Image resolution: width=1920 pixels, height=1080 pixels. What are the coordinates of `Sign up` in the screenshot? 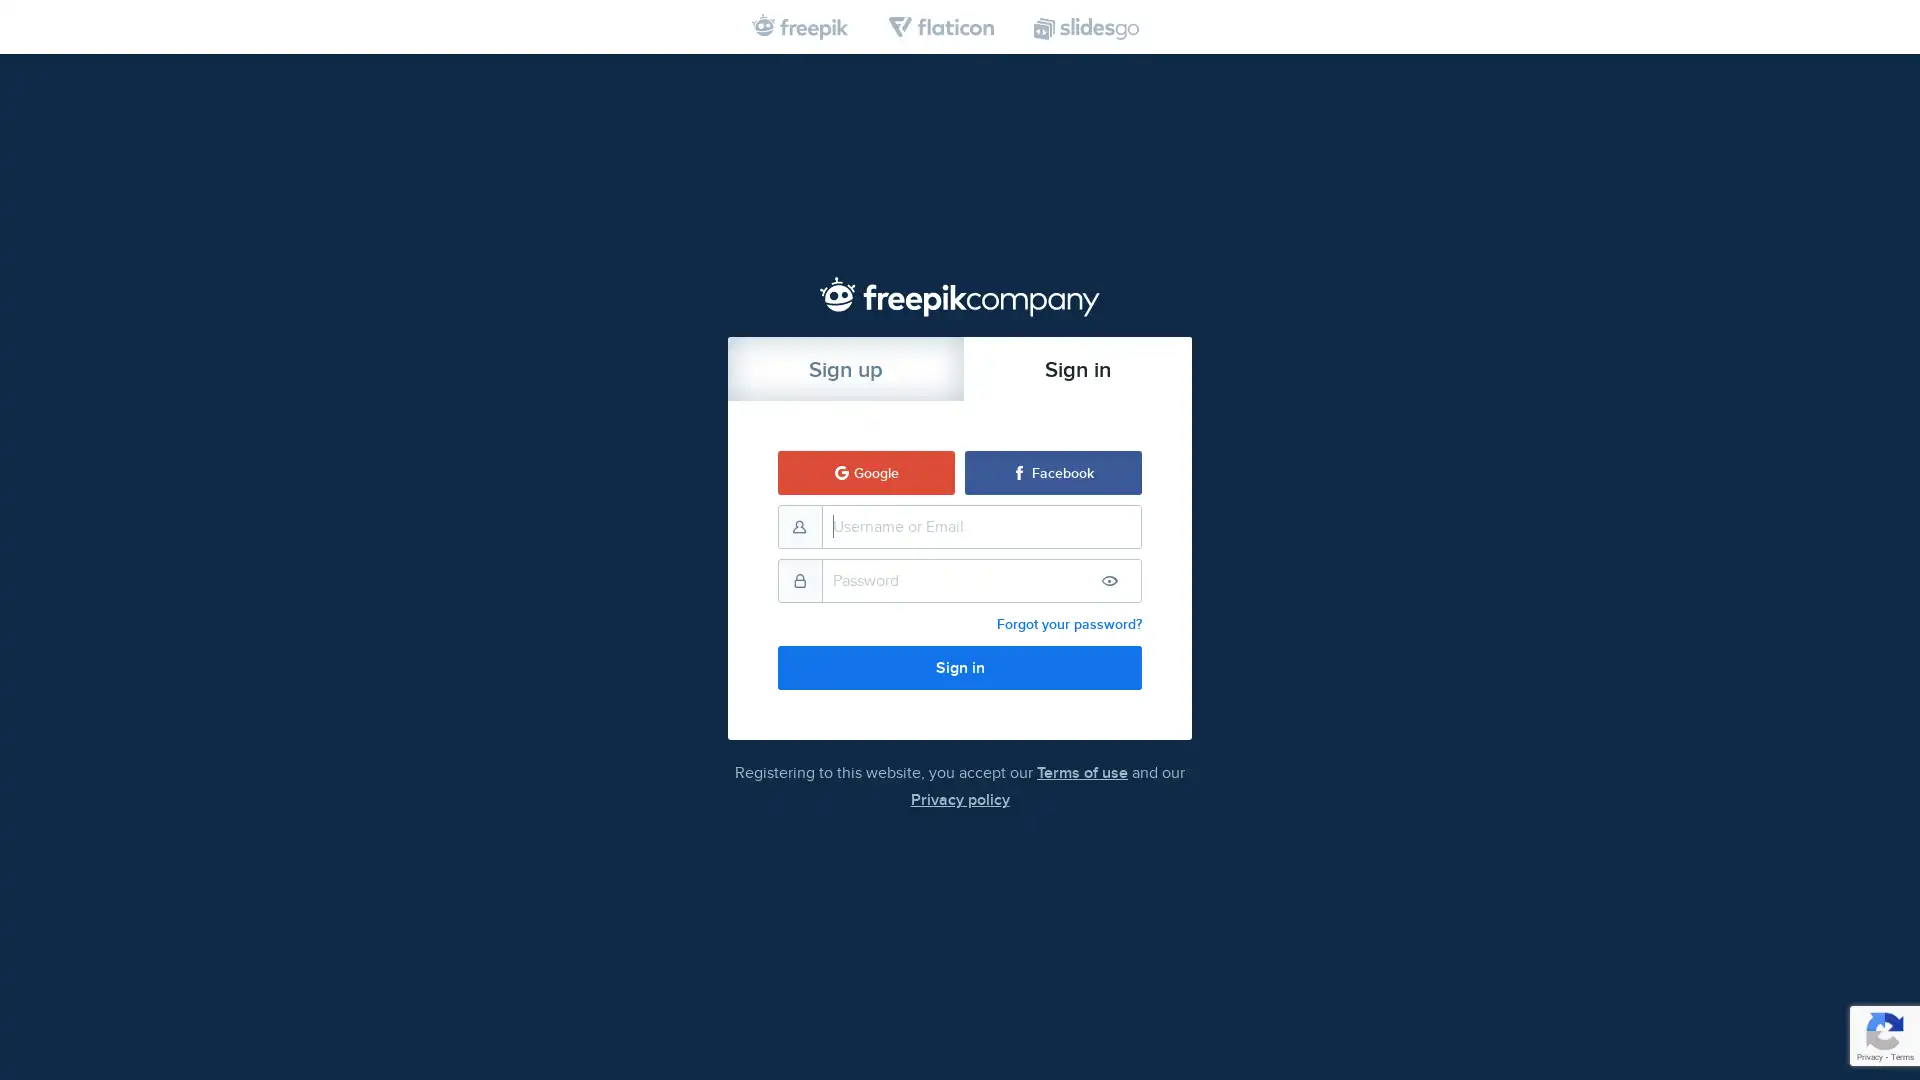 It's located at (845, 367).